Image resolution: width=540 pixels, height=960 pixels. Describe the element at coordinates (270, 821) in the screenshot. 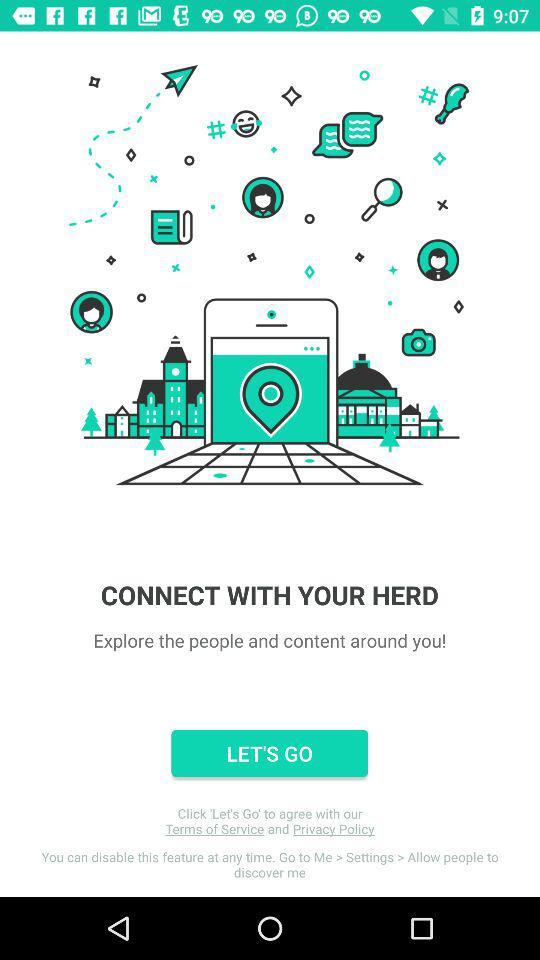

I see `the icon above the you can disable icon` at that location.